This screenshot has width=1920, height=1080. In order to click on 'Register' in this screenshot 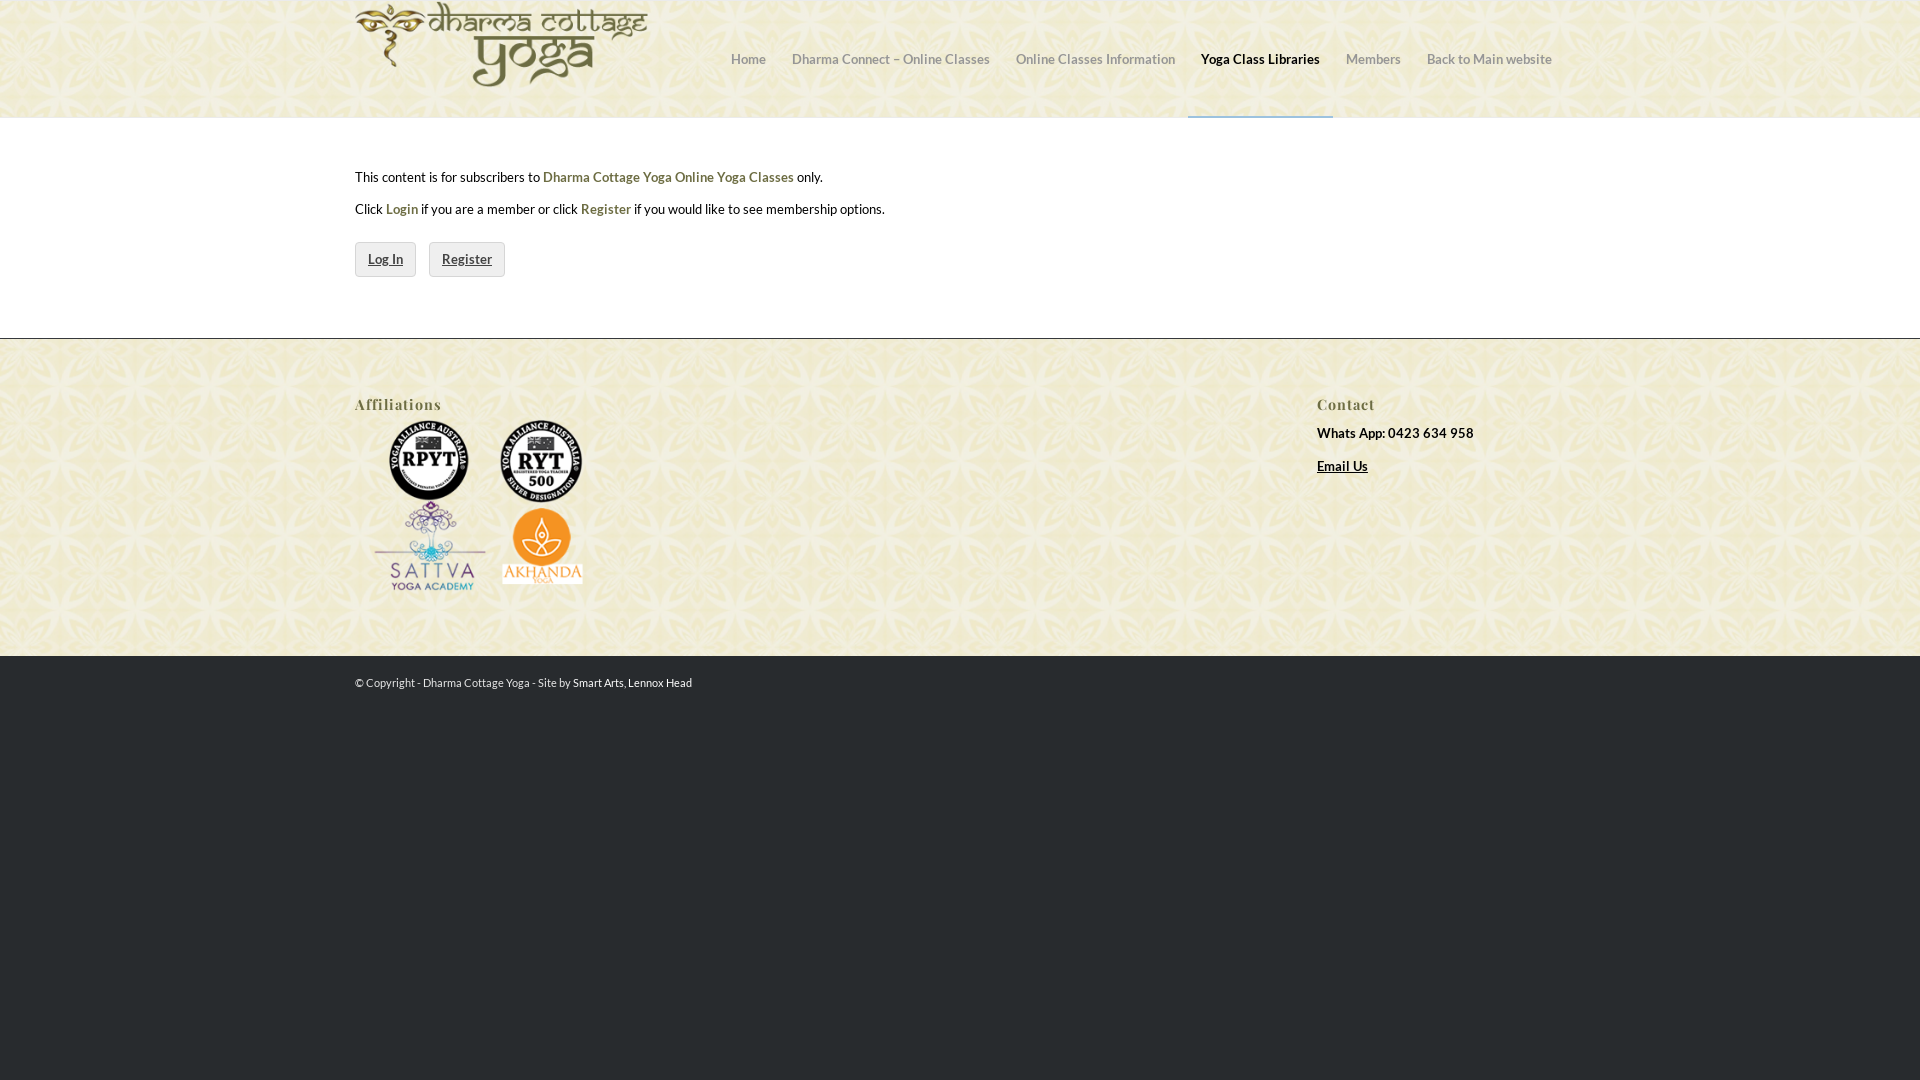, I will do `click(465, 258)`.